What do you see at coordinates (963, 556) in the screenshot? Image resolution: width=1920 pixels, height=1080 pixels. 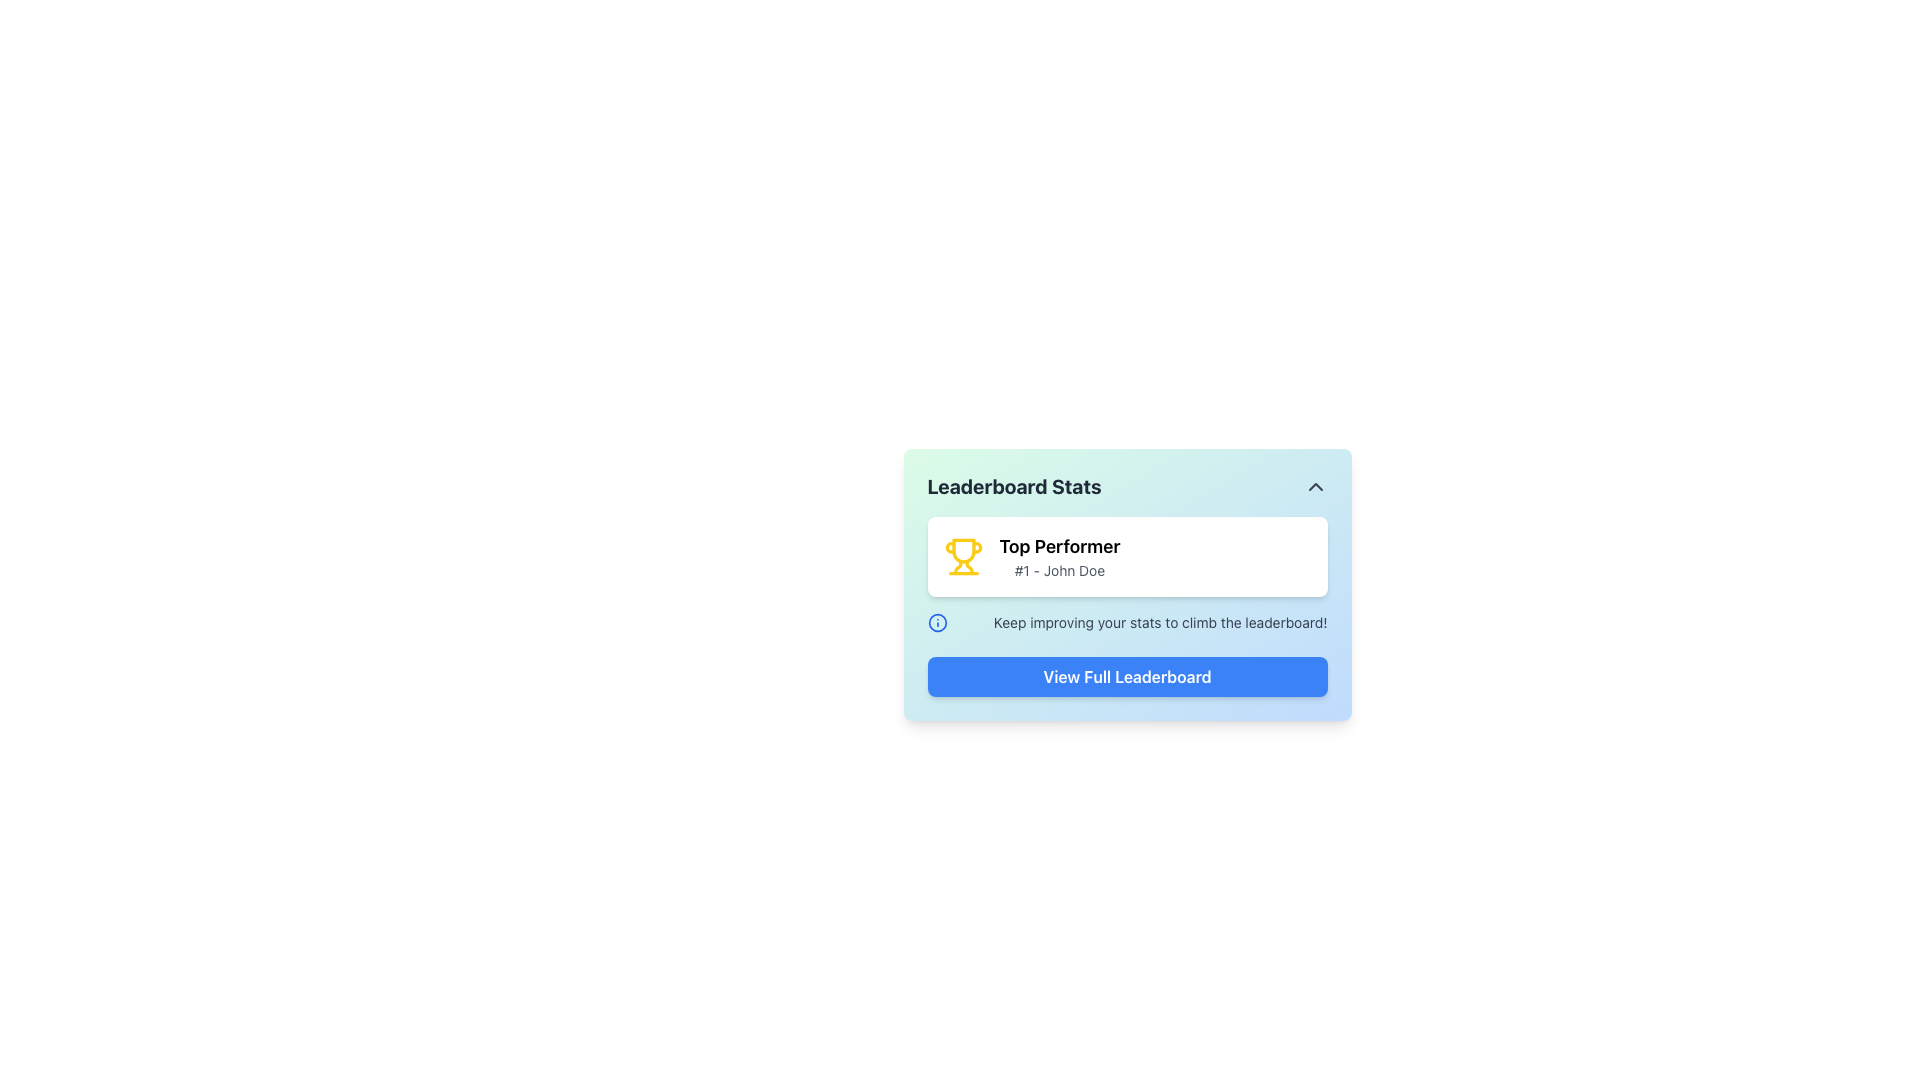 I see `the trophy icon representing the achievement of the individual listed as '#1 - John Doe' in the leaderboard section` at bounding box center [963, 556].